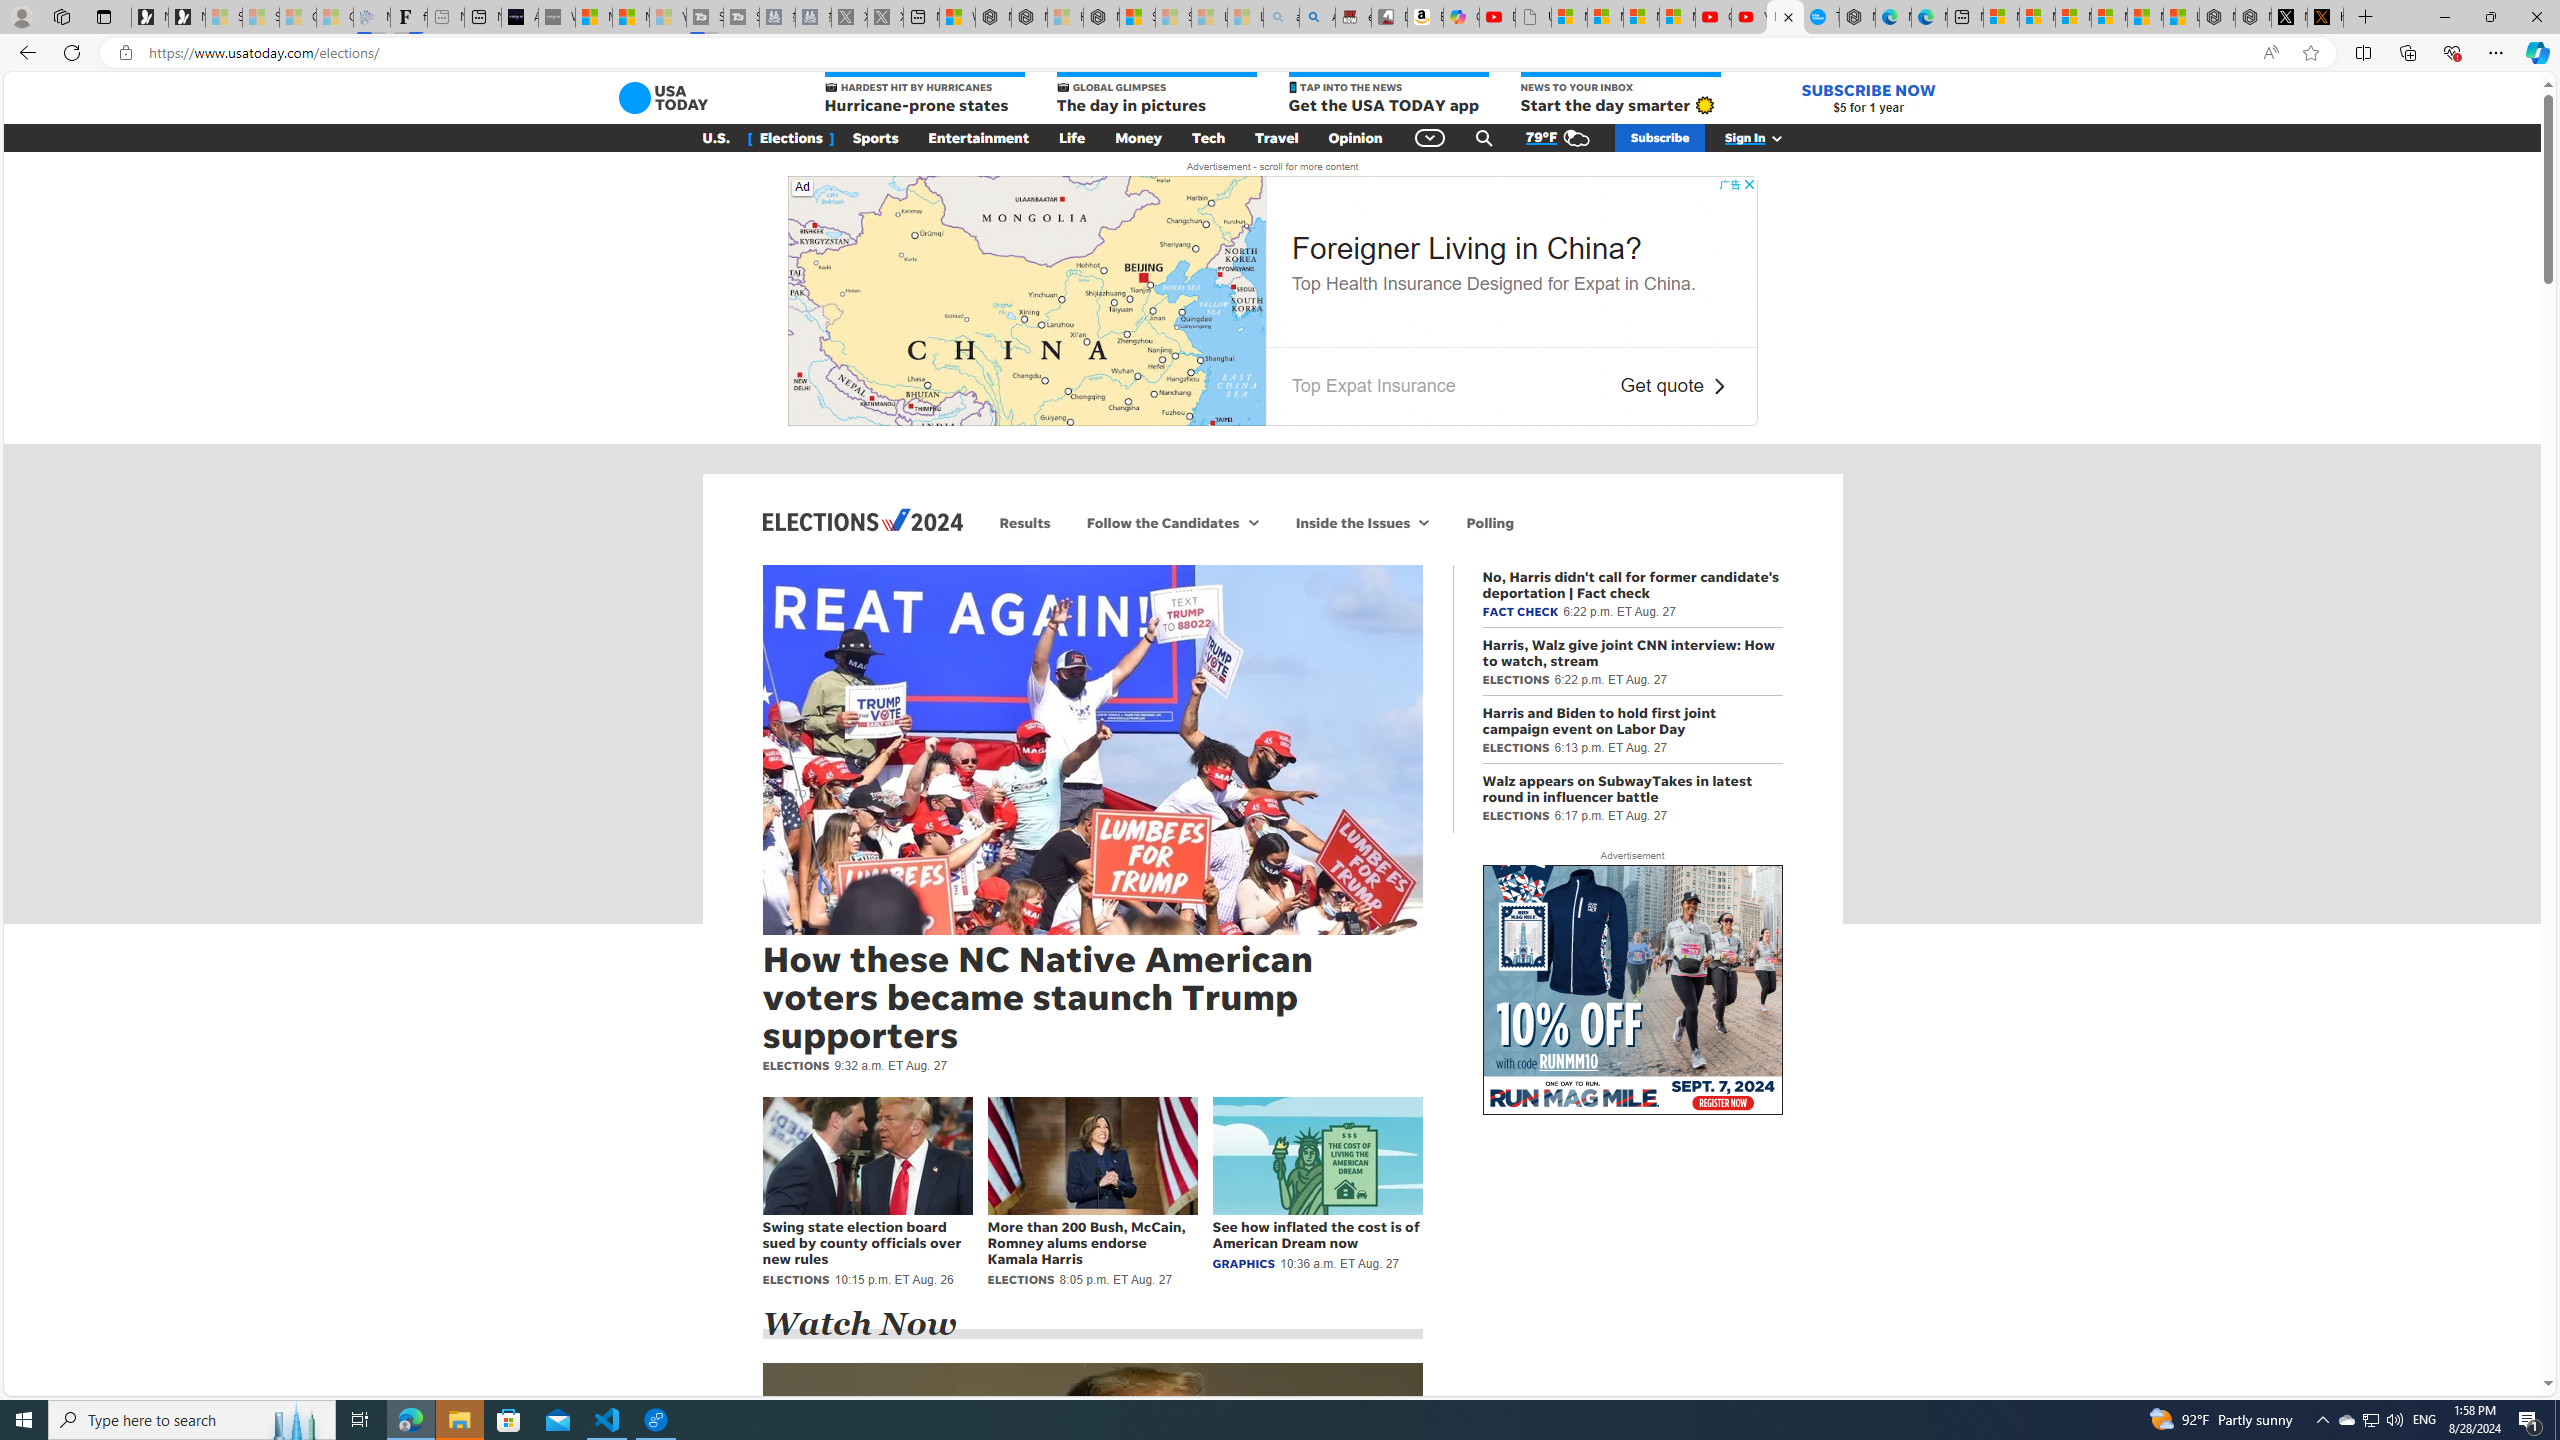 This screenshot has height=1440, width=2560. What do you see at coordinates (884, 16) in the screenshot?
I see `'X - Sleeping'` at bounding box center [884, 16].